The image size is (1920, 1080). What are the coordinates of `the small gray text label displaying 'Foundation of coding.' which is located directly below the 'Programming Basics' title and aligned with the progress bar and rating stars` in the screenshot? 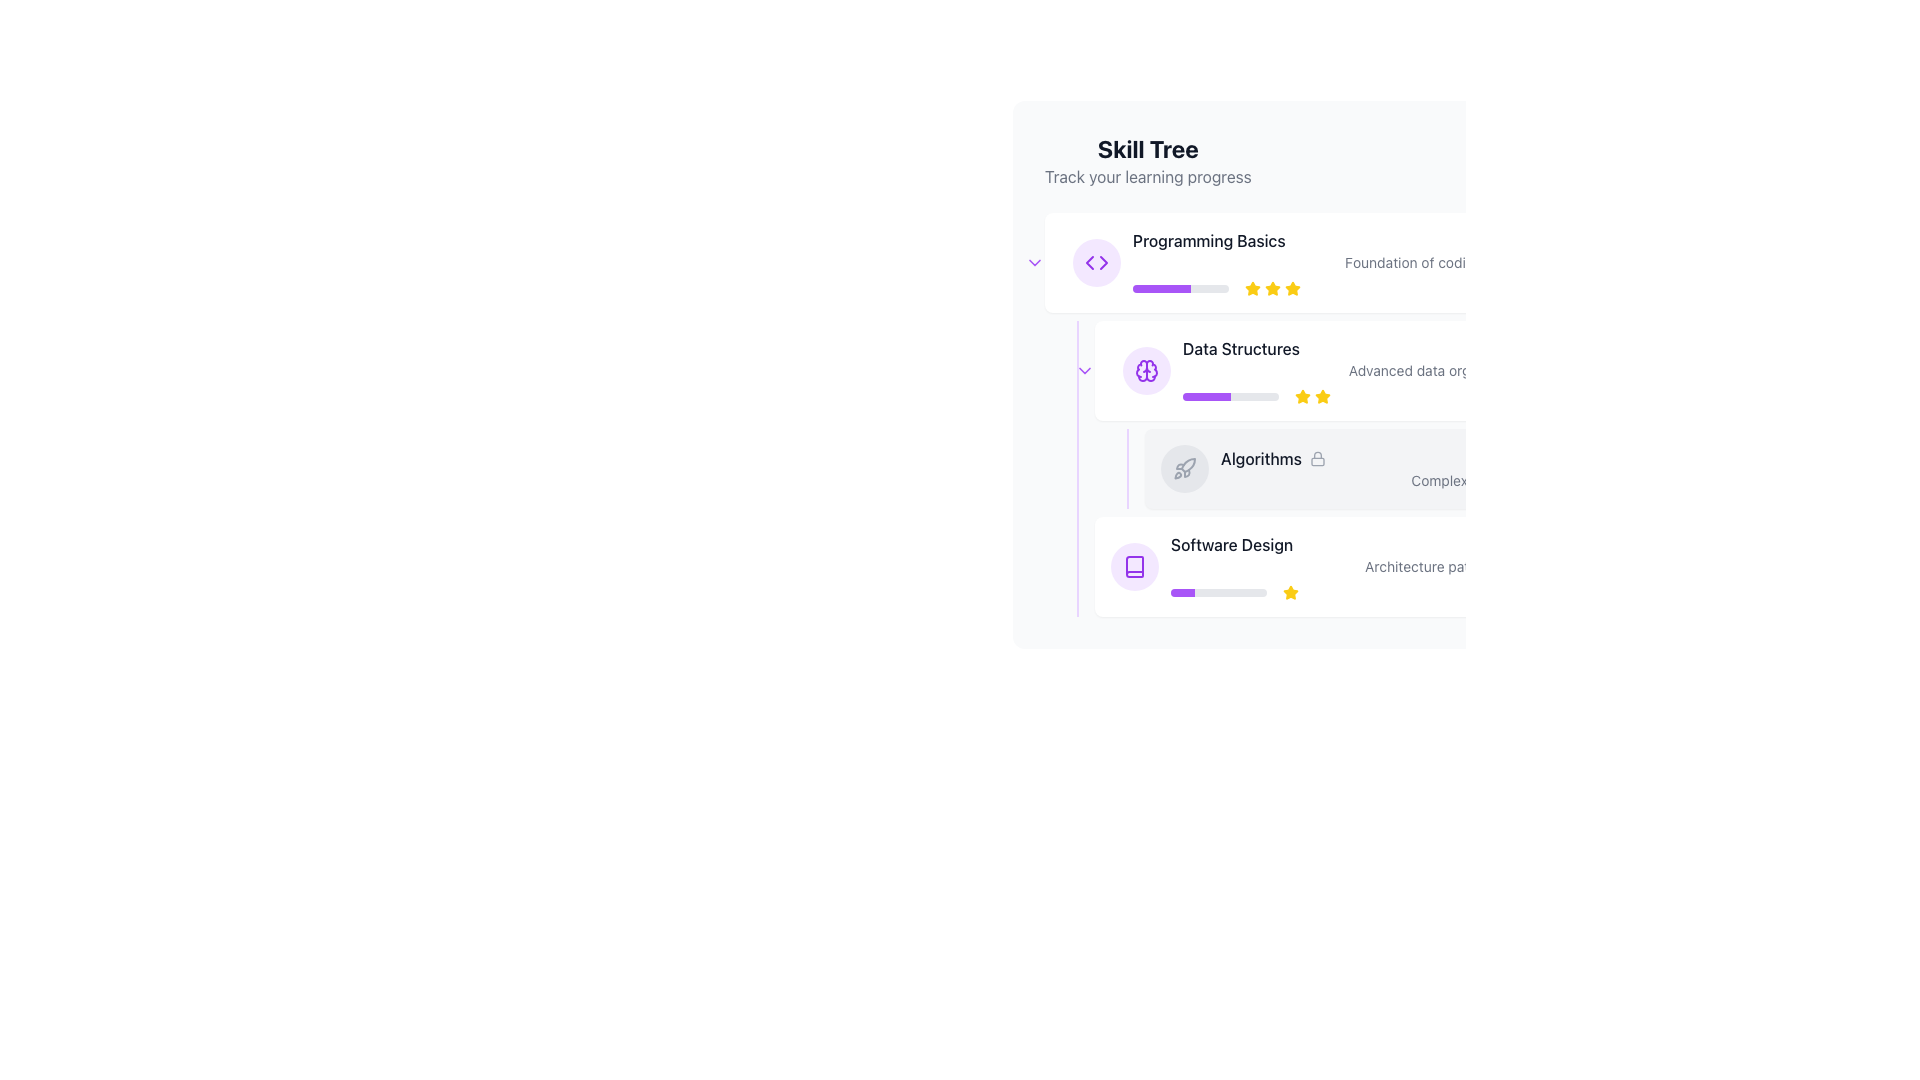 It's located at (1412, 261).